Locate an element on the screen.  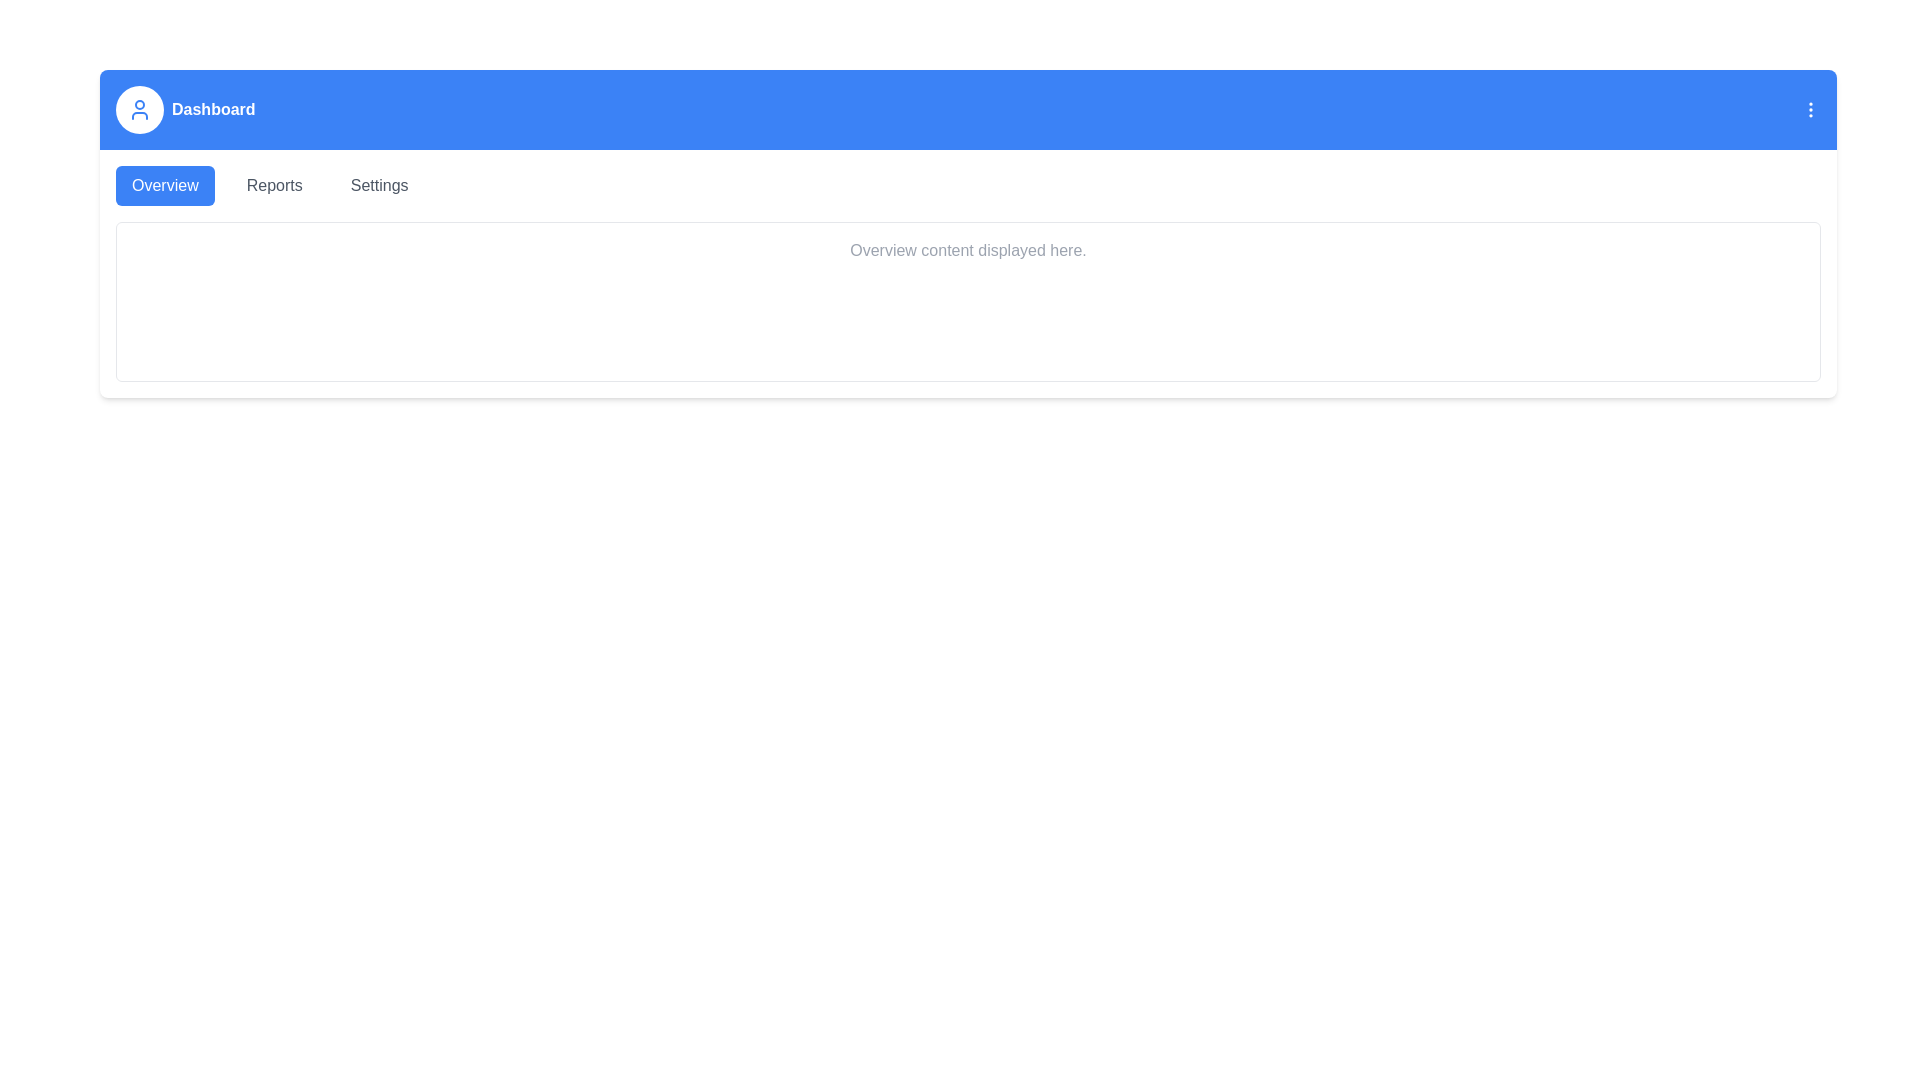
the Text Label indicating the current section or page of the interface, located within the top-left section of the blue header bar, adjacent to a circular icon and part of the group that includes a user symbol icon and the word 'Dashboard' is located at coordinates (185, 110).